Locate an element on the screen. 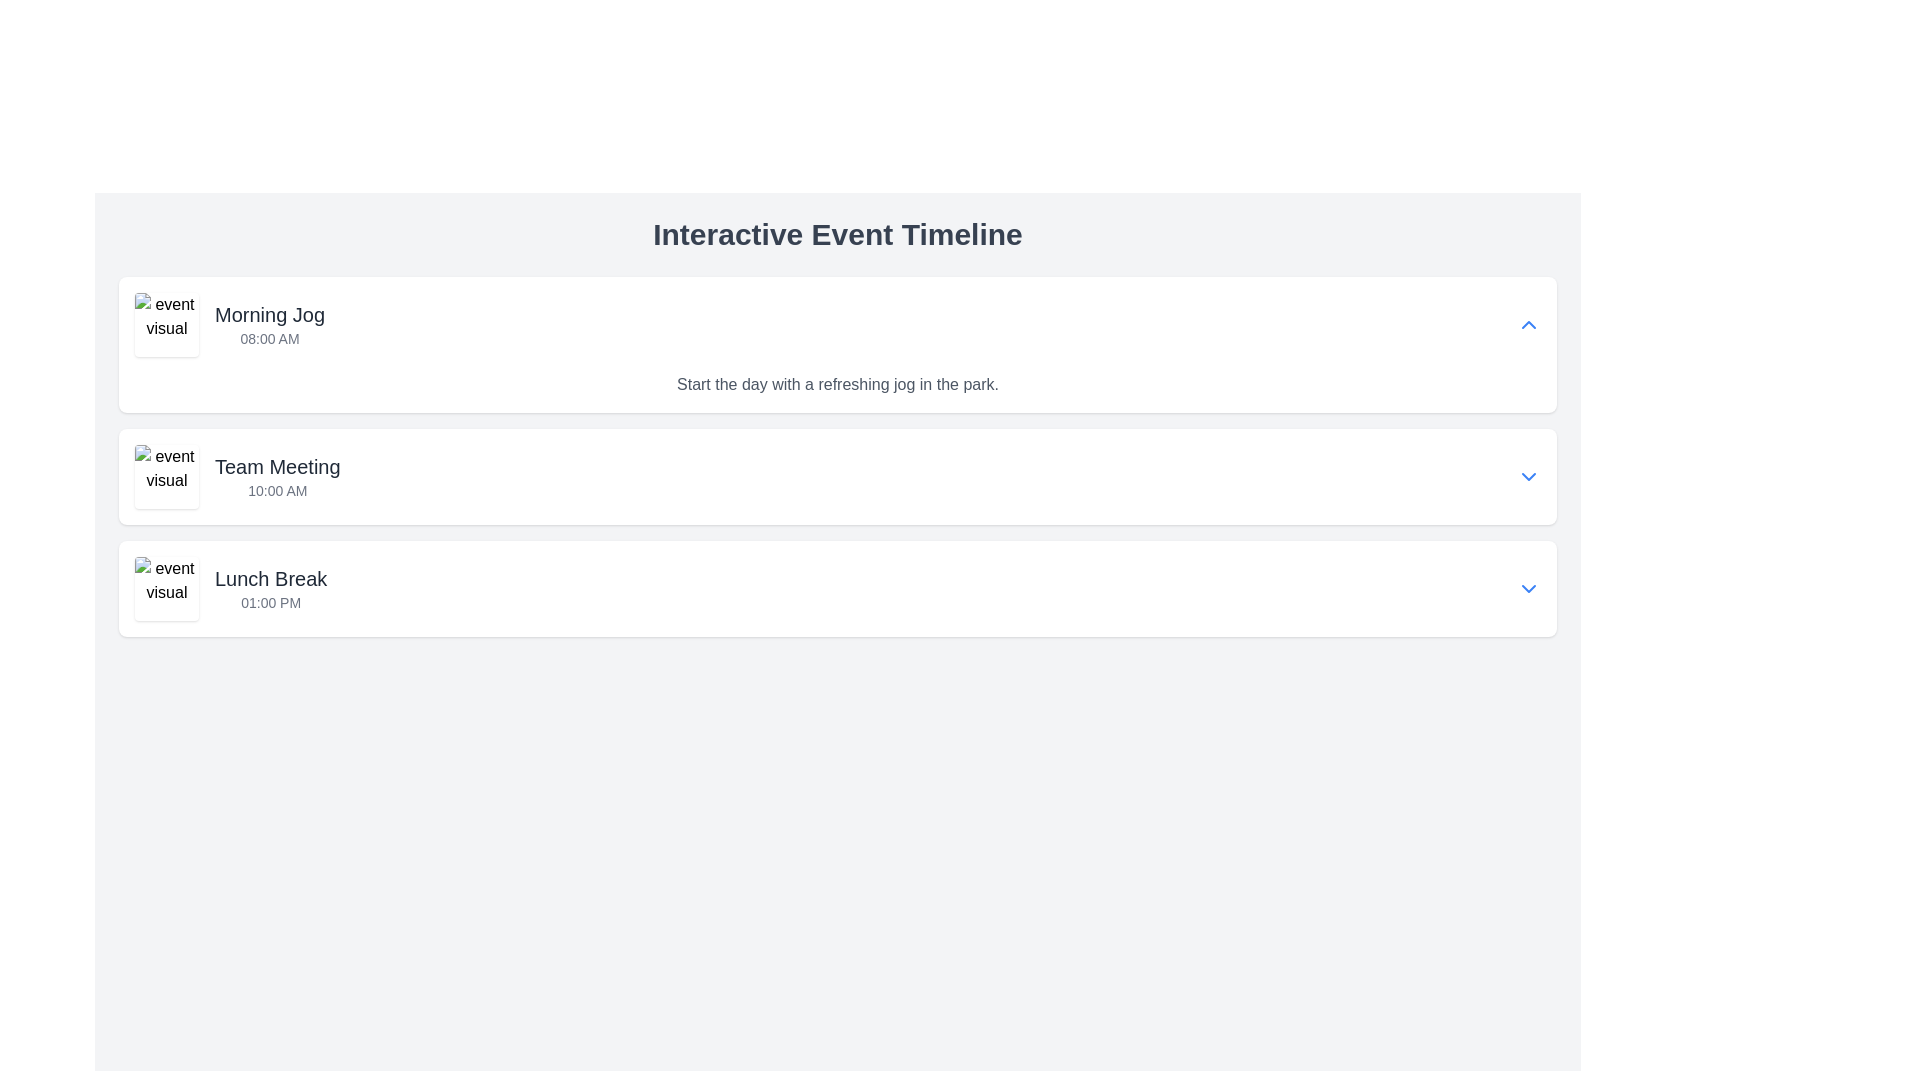 Image resolution: width=1920 pixels, height=1080 pixels. the 'Team Meeting' element in the timeline for accessibility purposes is located at coordinates (276, 477).